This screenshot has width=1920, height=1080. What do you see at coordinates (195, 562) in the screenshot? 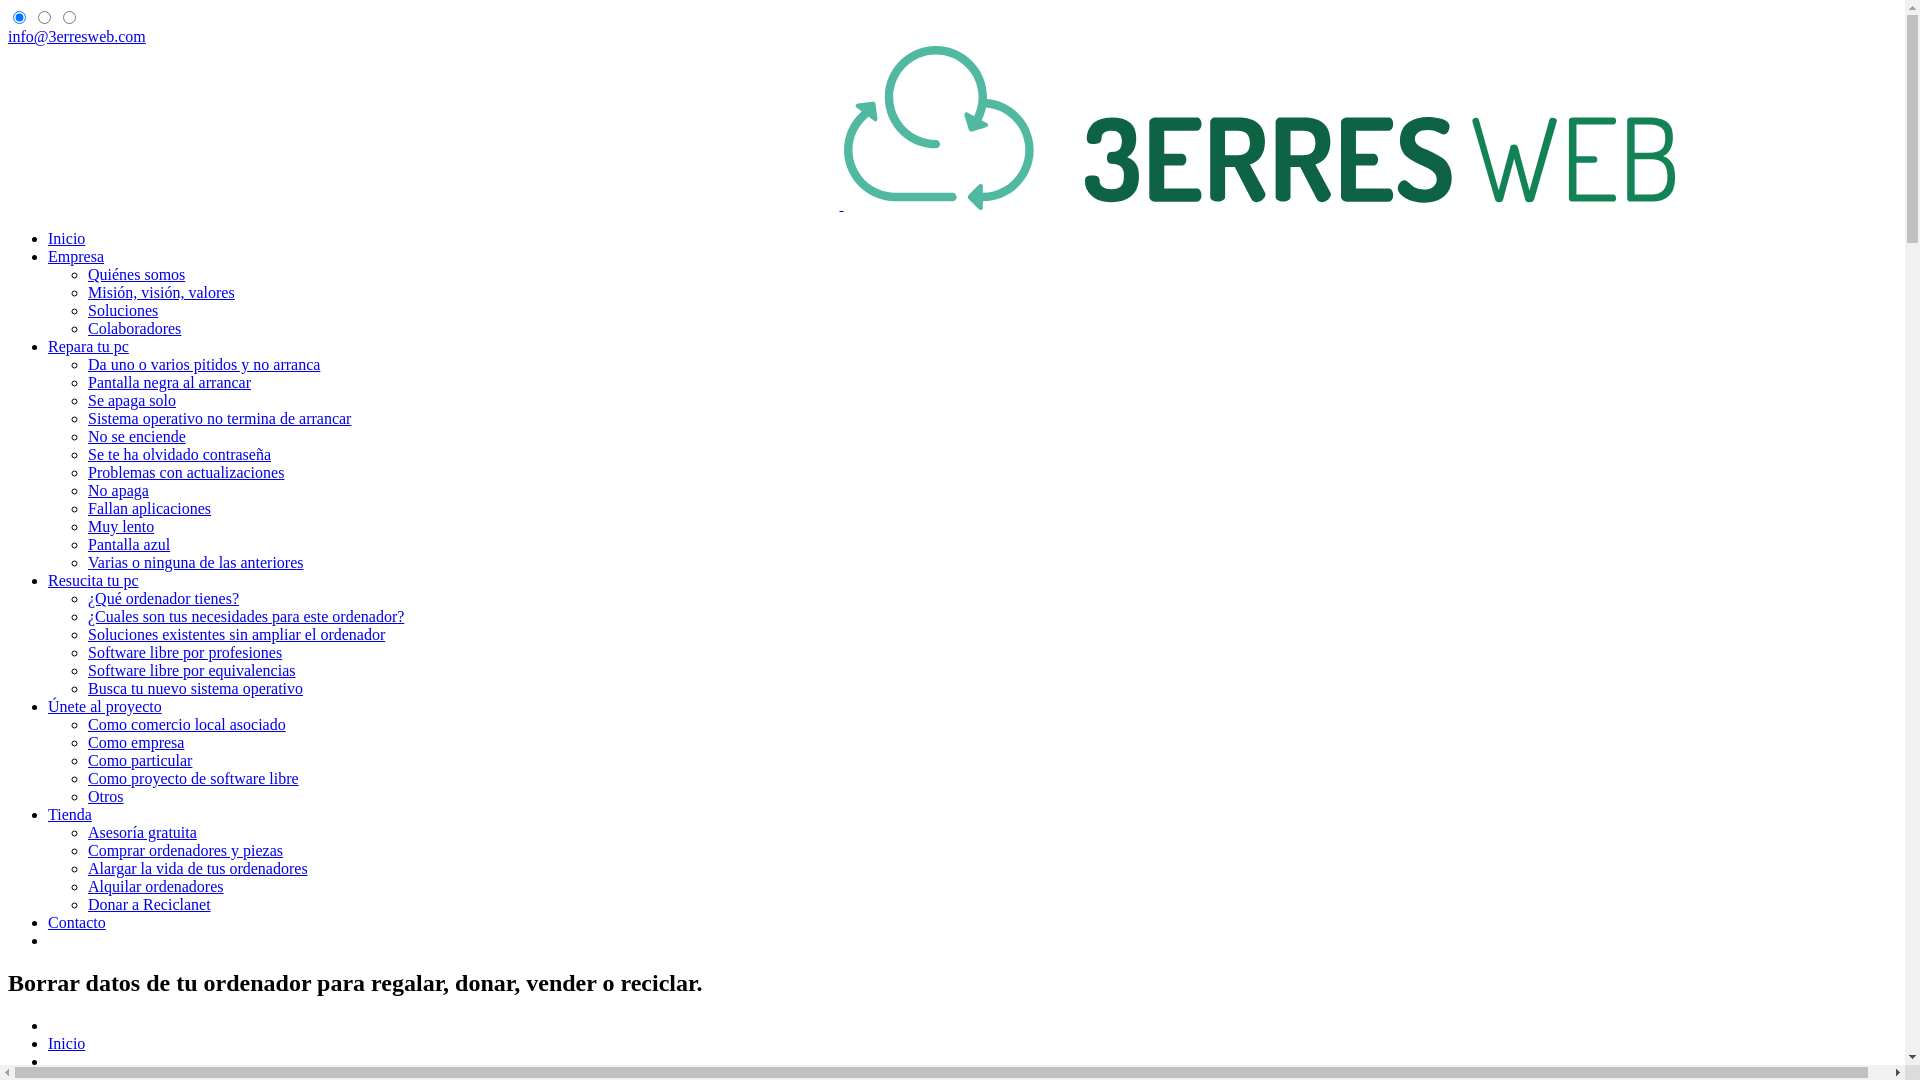
I see `'Varias o ninguna de las anteriores'` at bounding box center [195, 562].